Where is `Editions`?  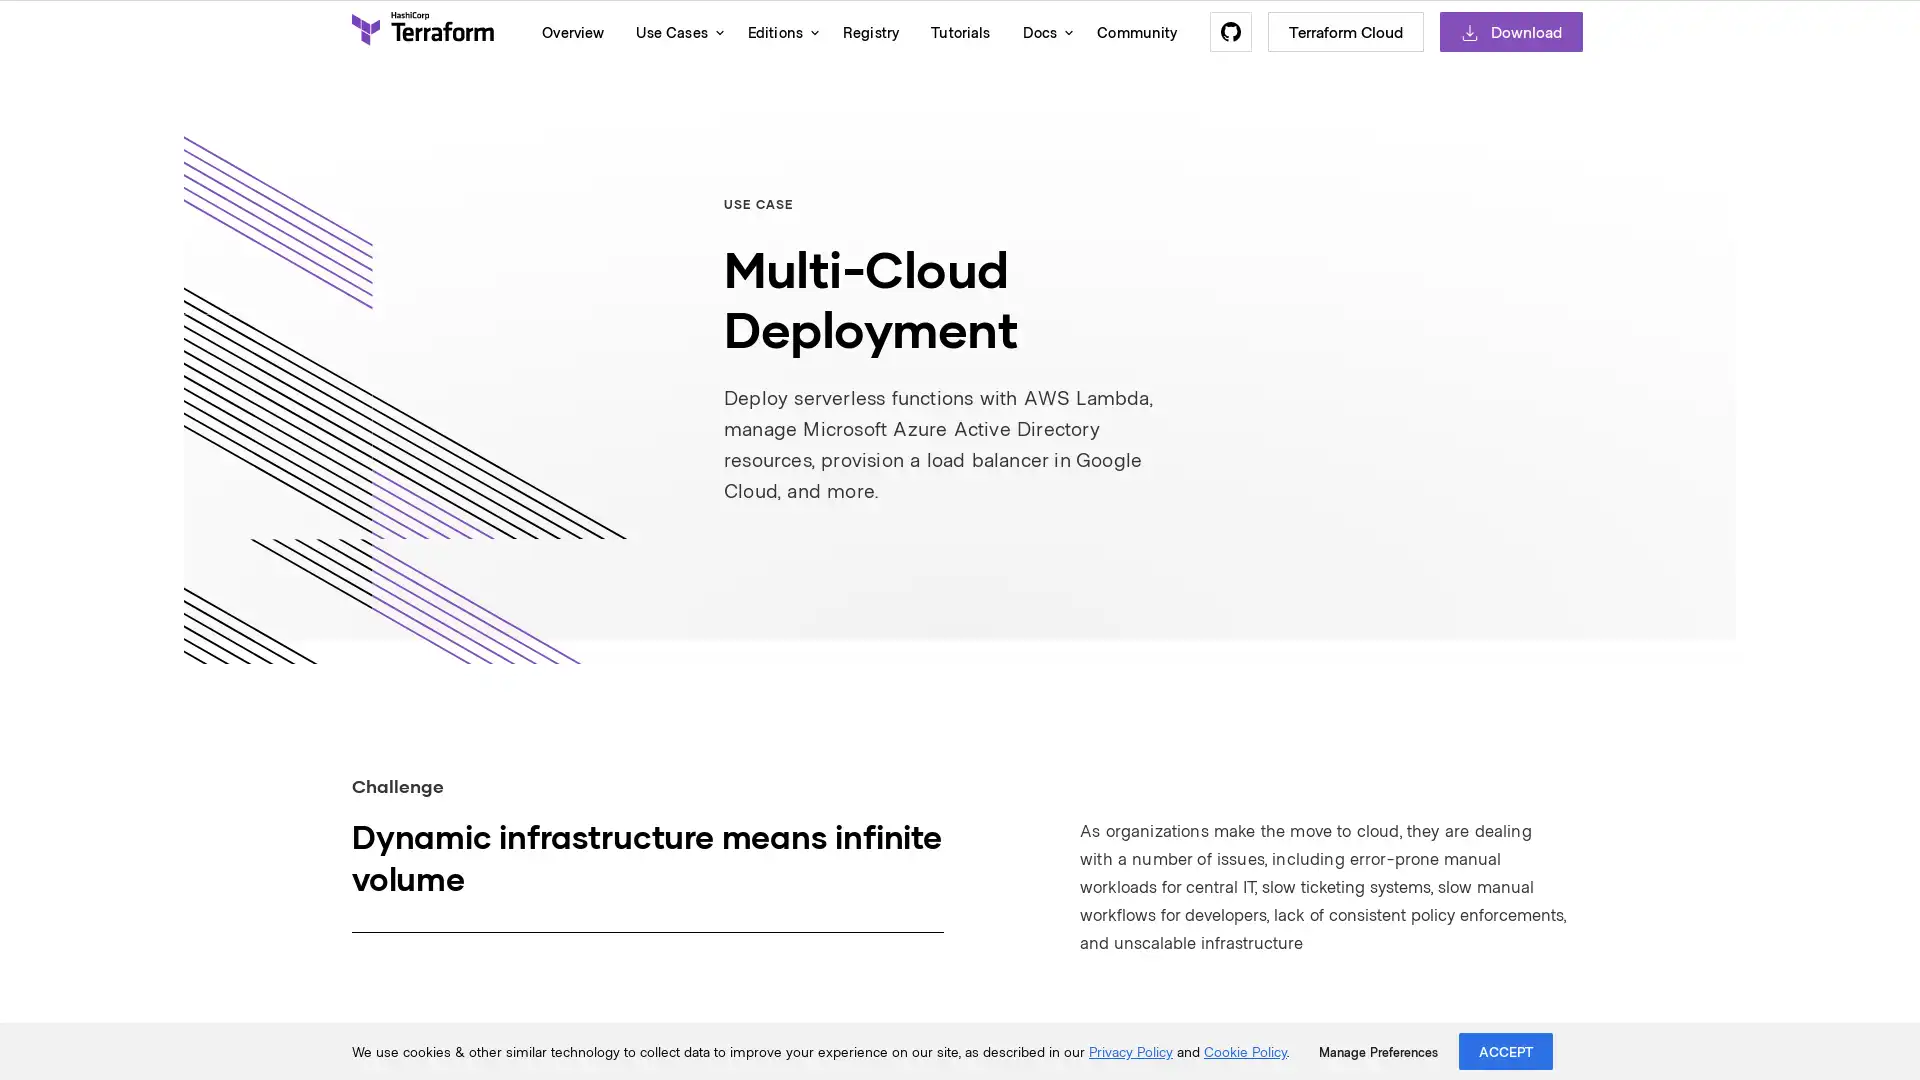 Editions is located at coordinates (777, 31).